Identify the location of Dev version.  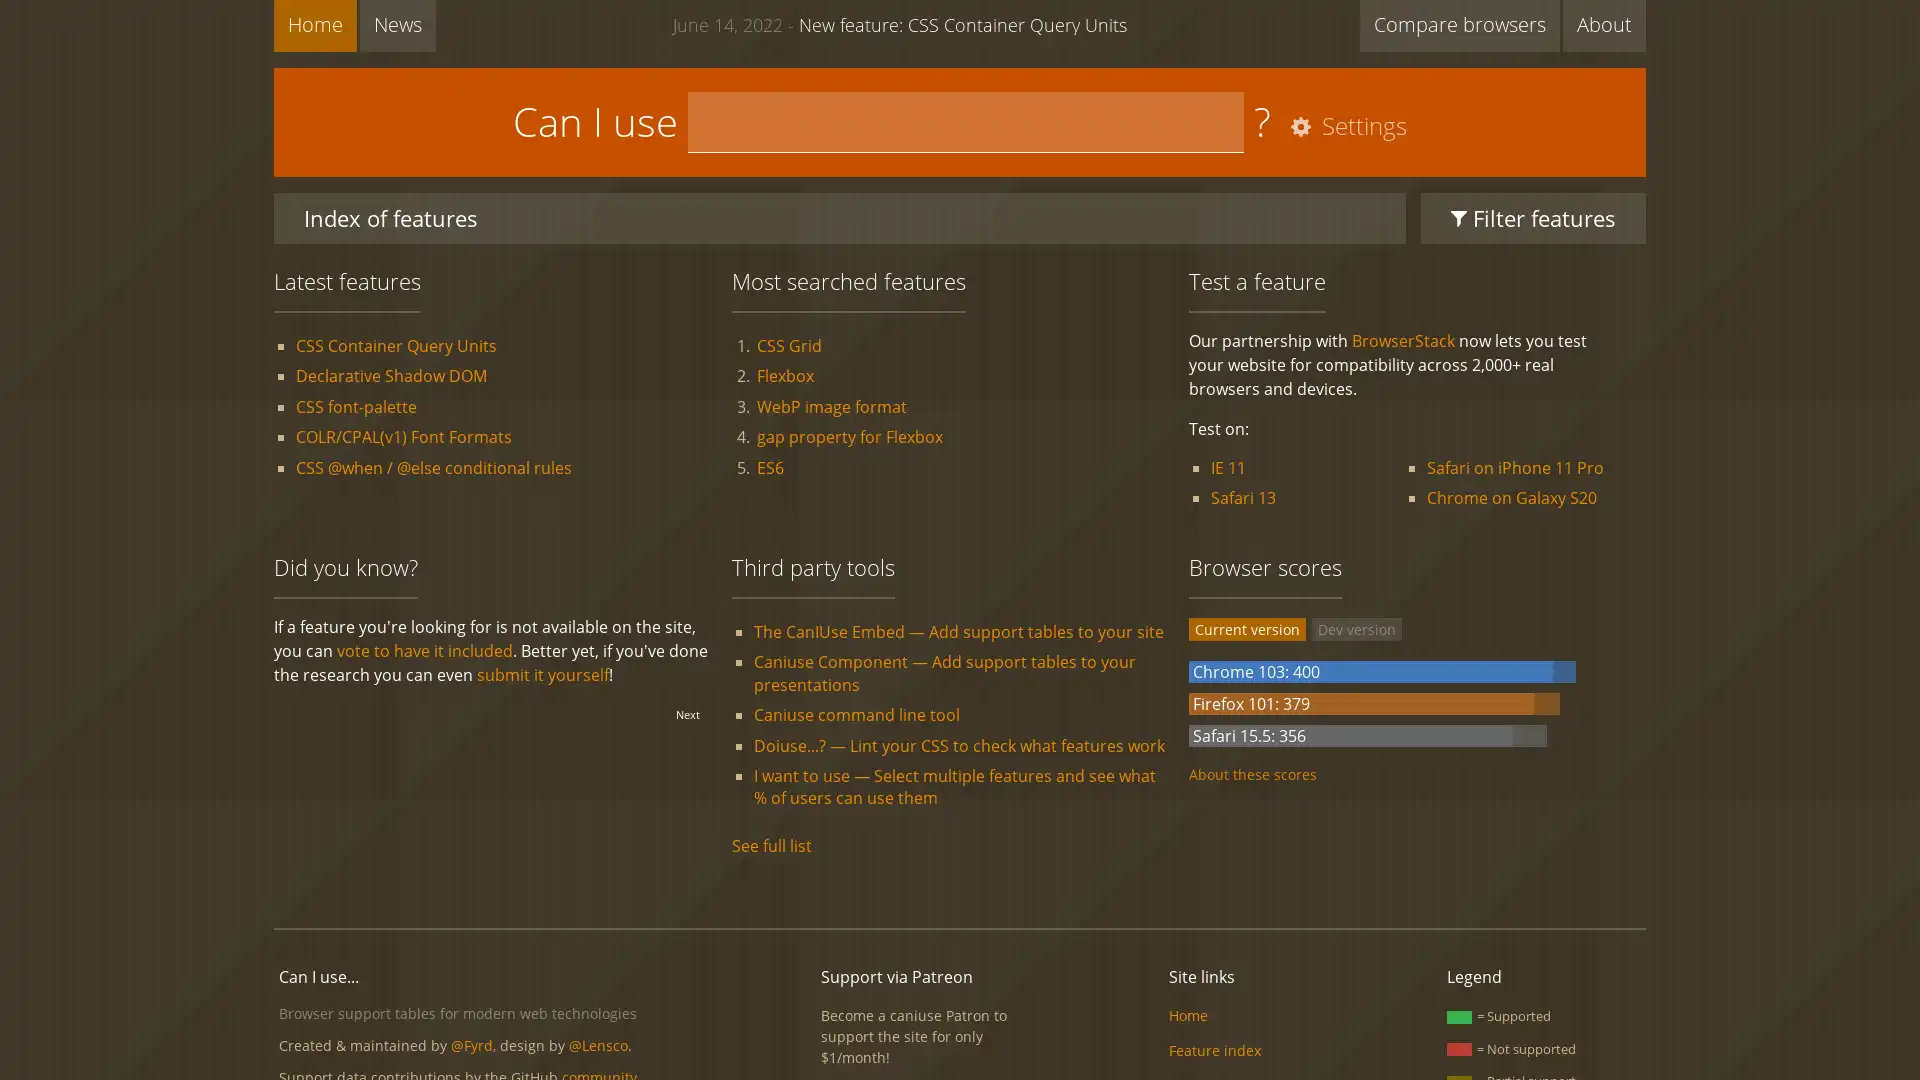
(1356, 627).